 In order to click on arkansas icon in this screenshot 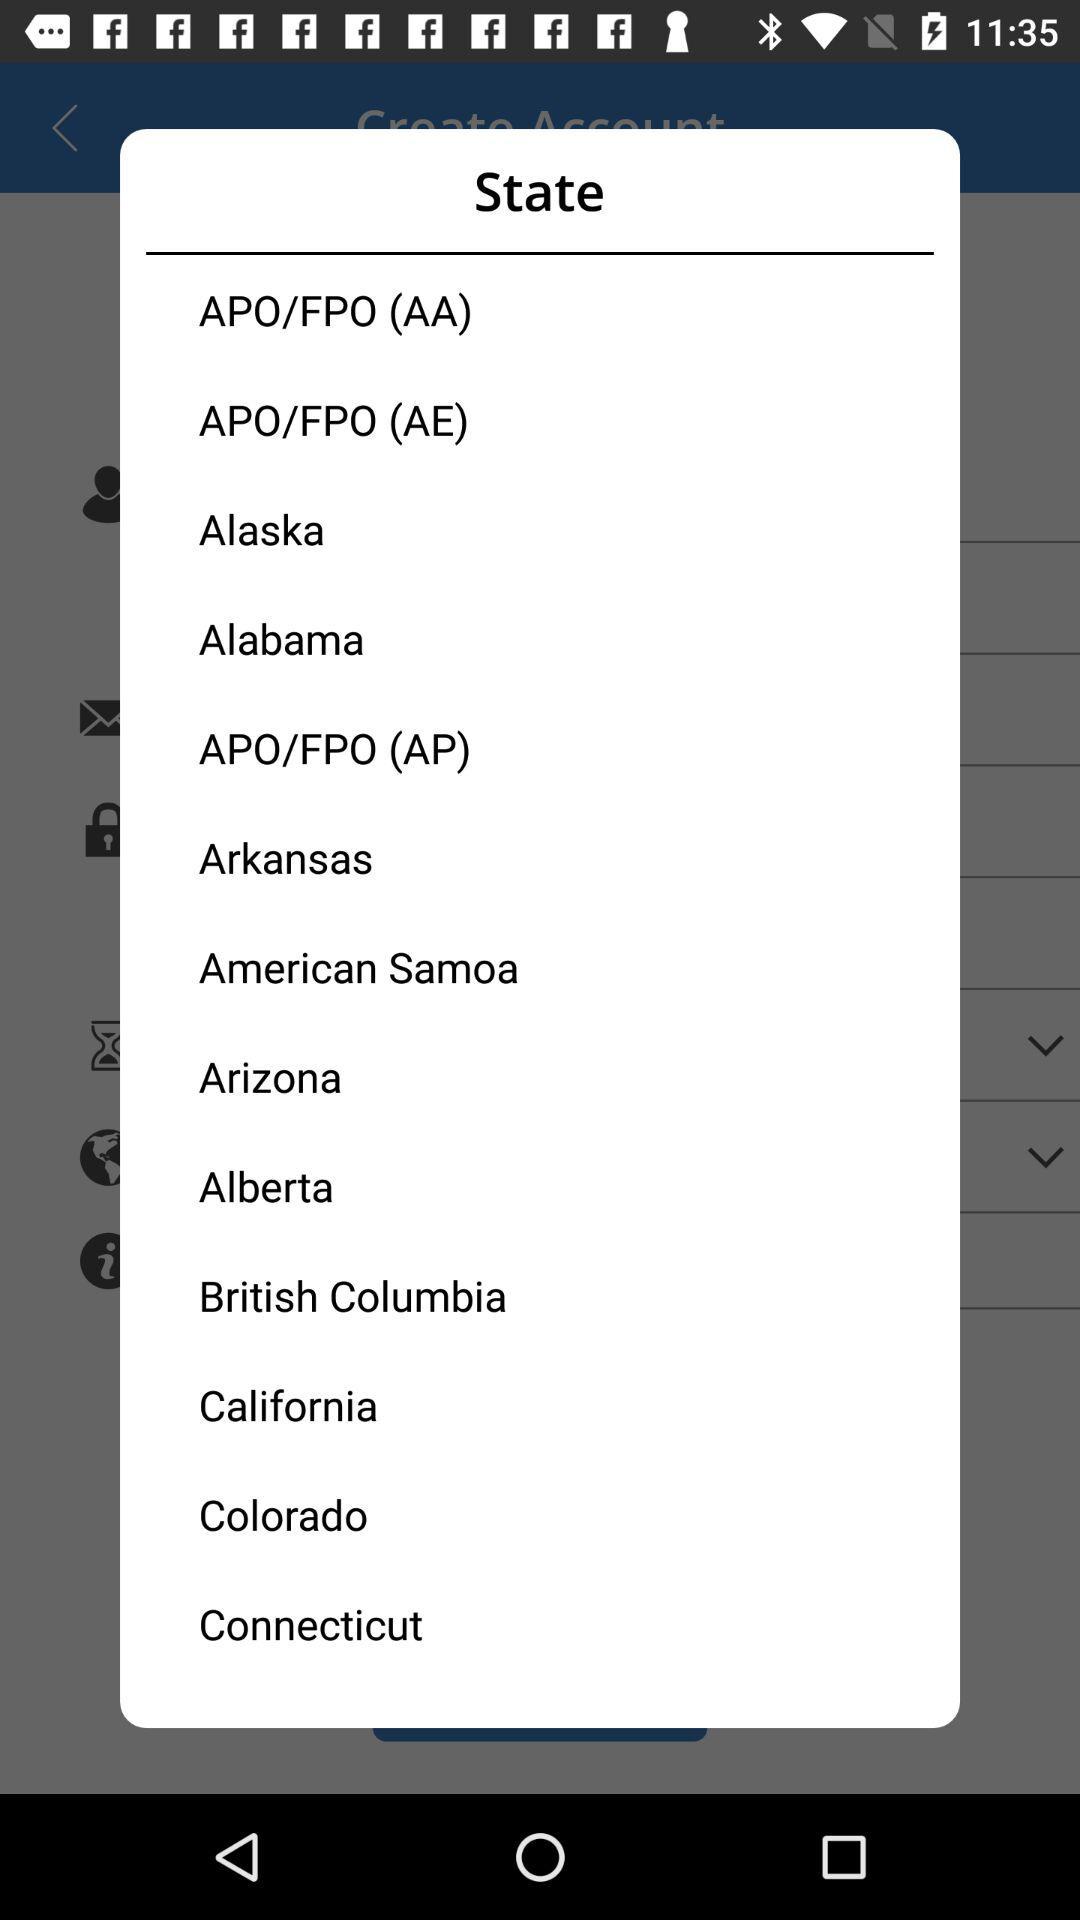, I will do `click(369, 857)`.